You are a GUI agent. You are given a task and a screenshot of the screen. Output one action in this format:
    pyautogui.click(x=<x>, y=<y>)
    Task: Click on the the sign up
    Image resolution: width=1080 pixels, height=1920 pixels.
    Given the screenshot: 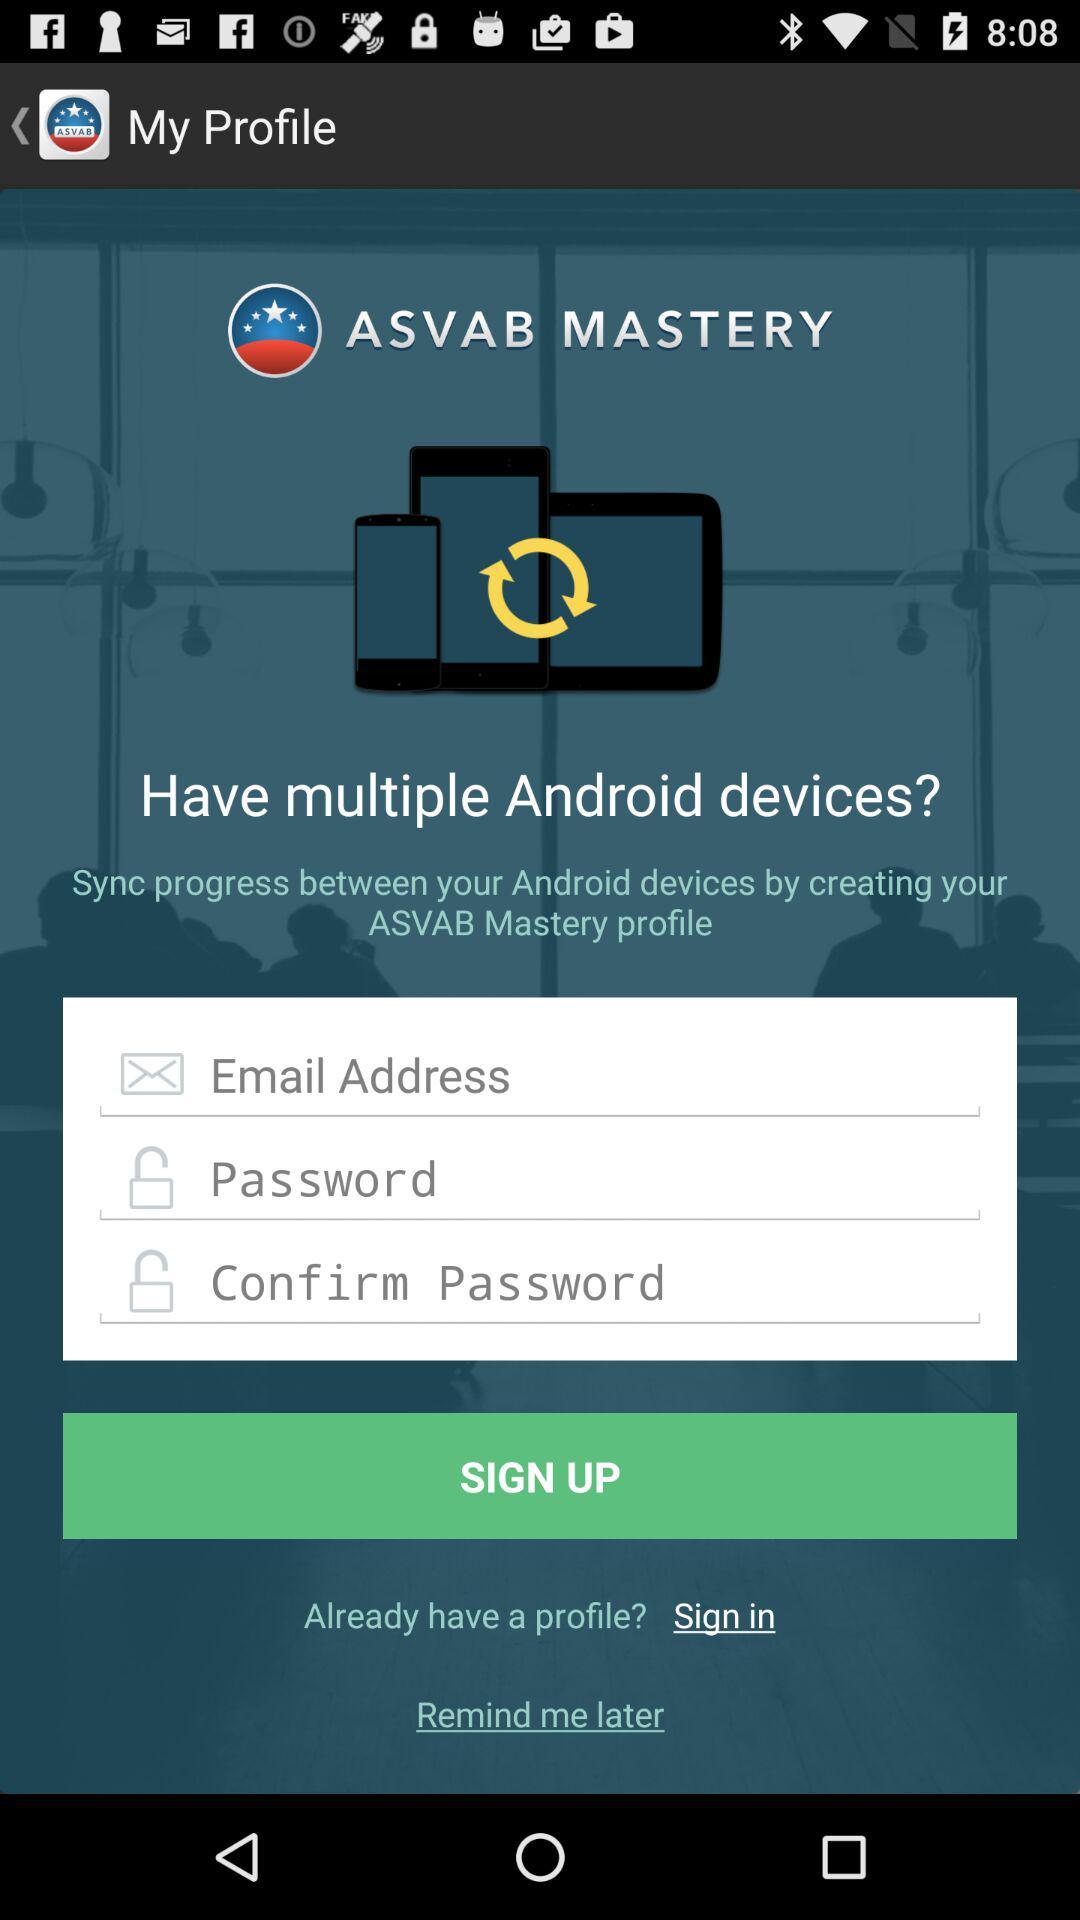 What is the action you would take?
    pyautogui.click(x=540, y=1475)
    